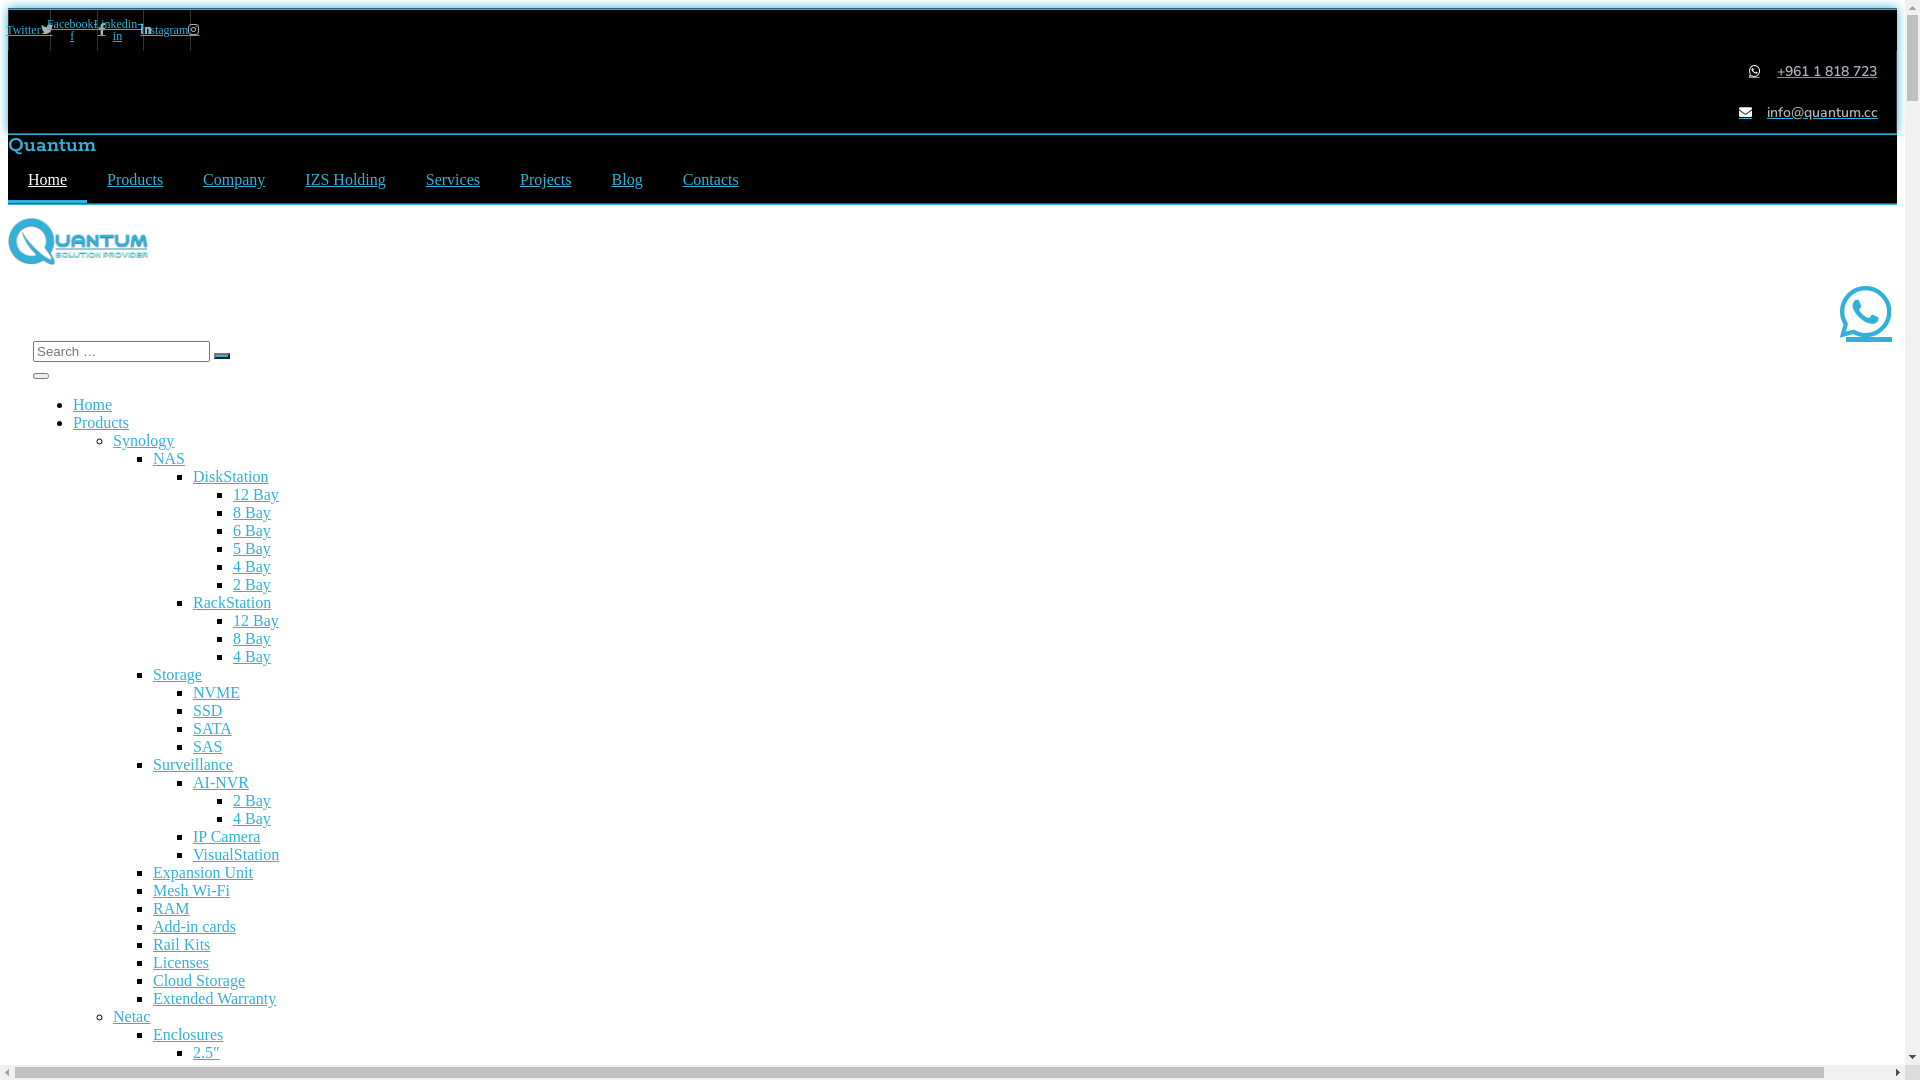  I want to click on 'Products', so click(99, 421).